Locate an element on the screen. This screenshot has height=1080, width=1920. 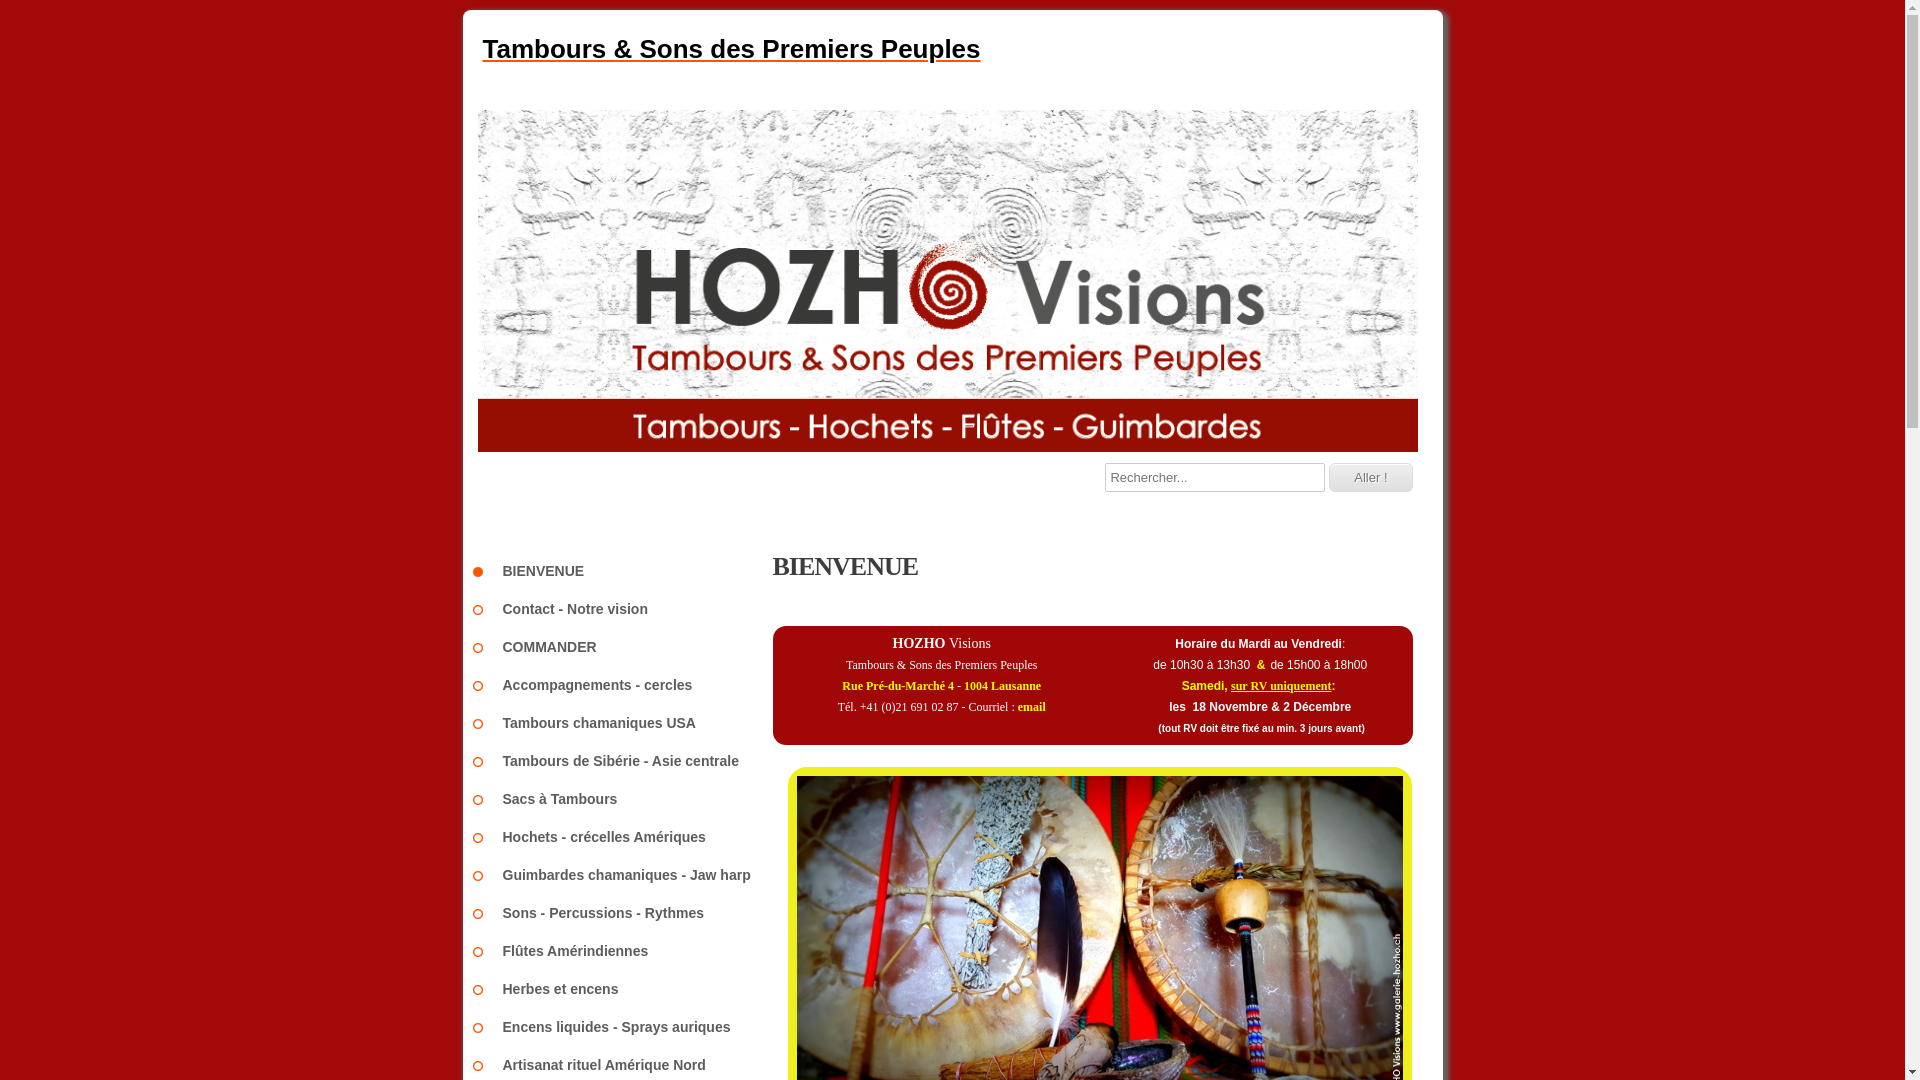
'COMMANDER' is located at coordinates (481, 647).